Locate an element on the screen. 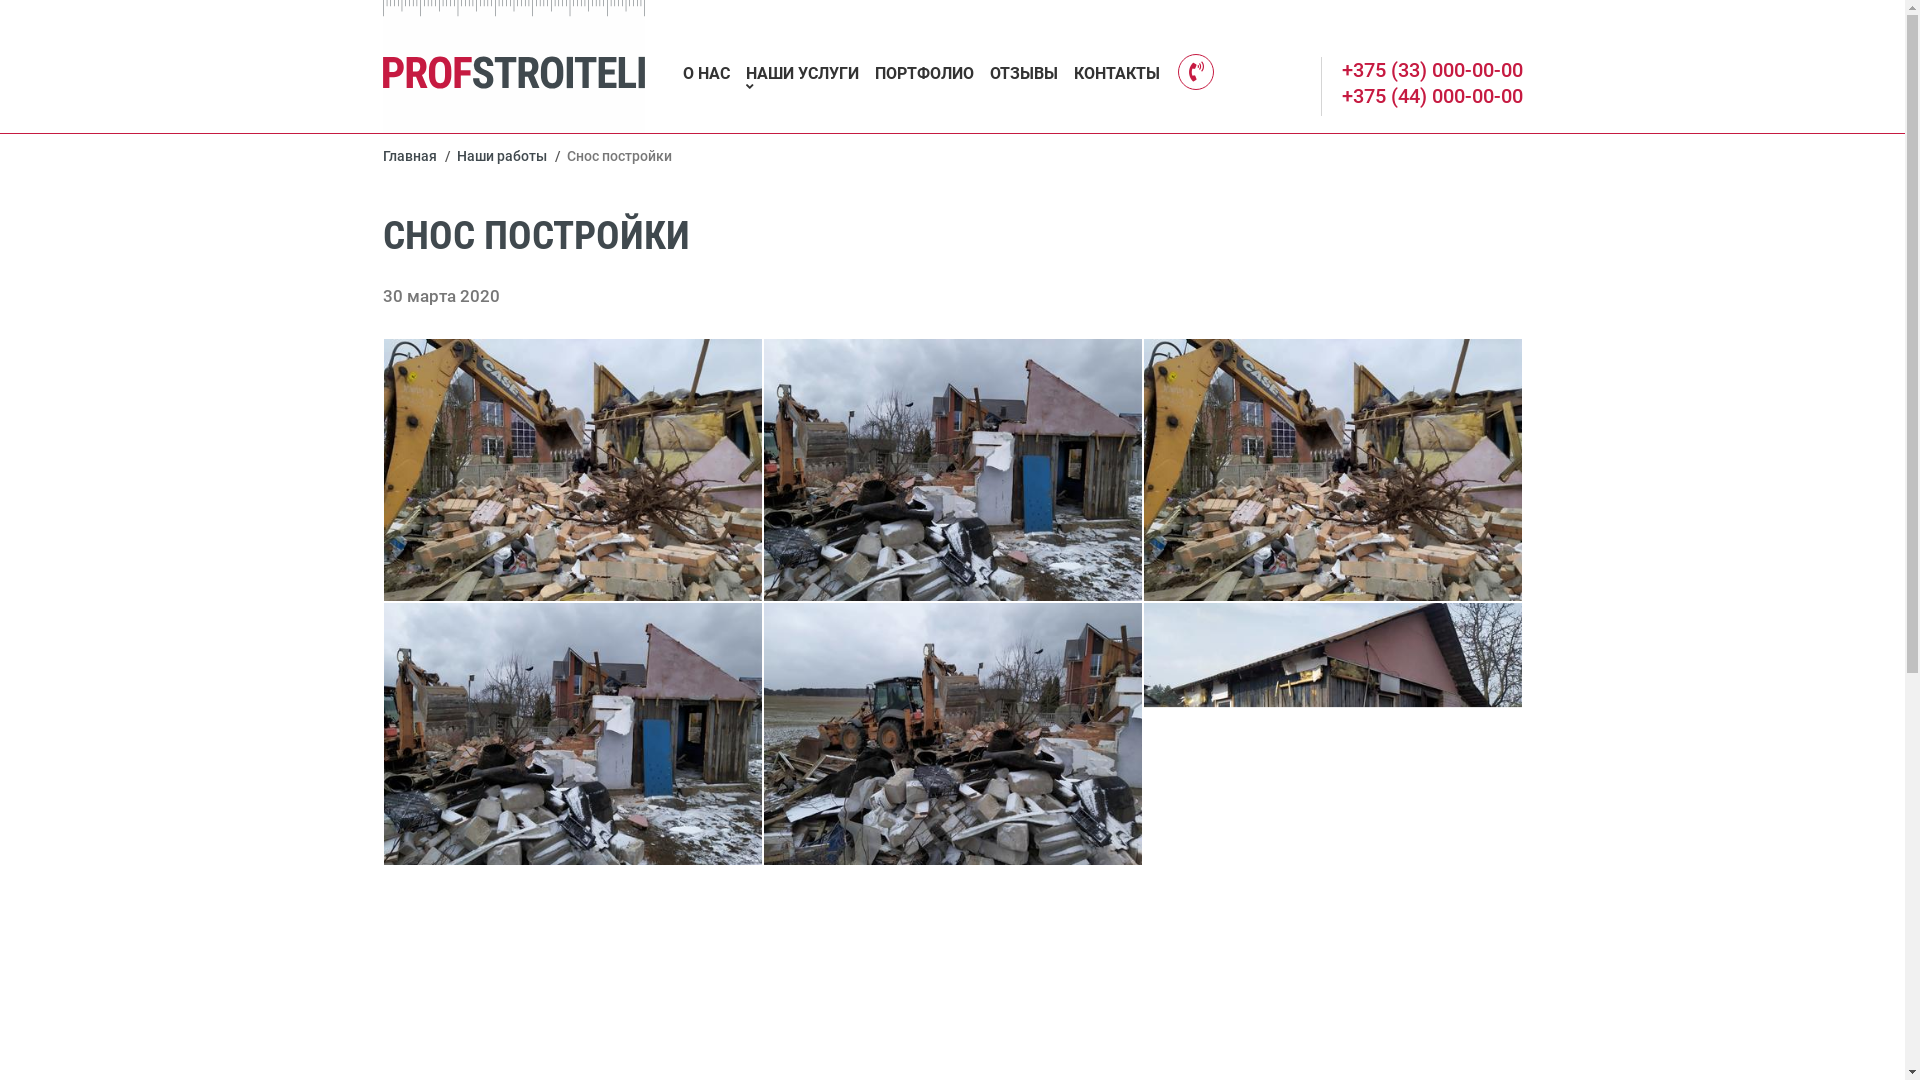 The image size is (1920, 1080). '+375 (44) 000-00-00' is located at coordinates (1342, 96).